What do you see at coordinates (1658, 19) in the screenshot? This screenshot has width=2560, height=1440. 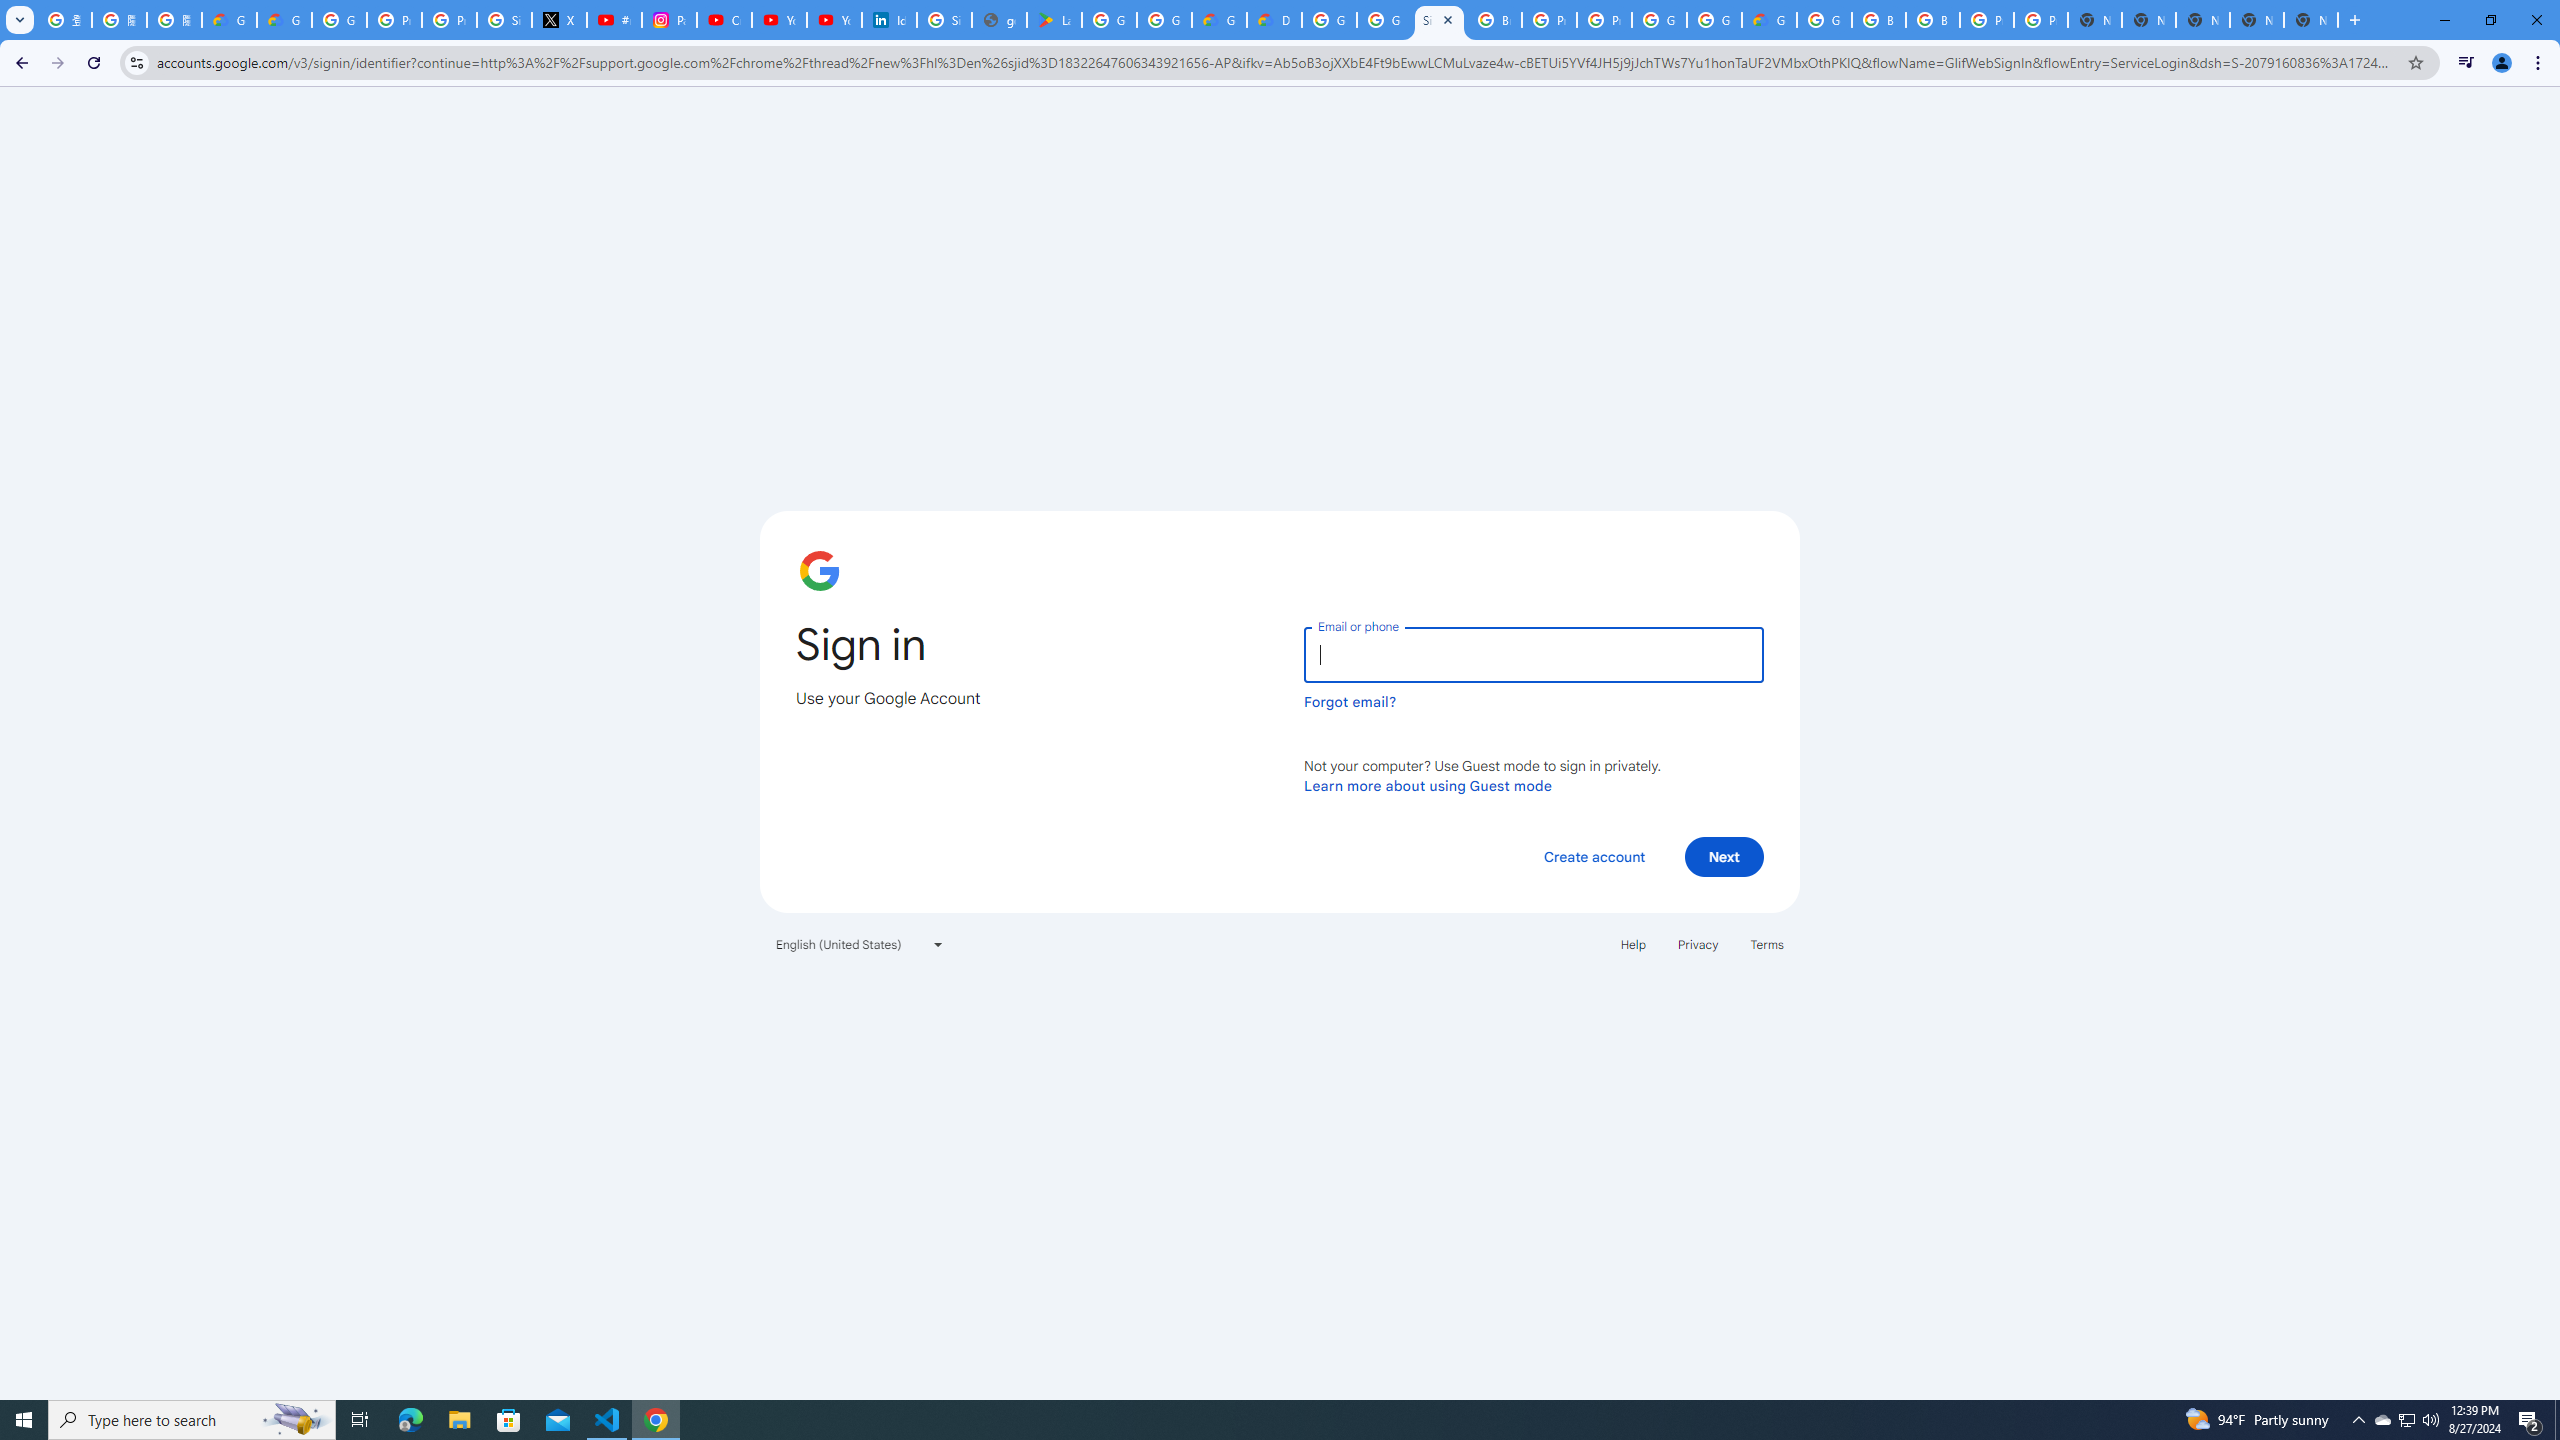 I see `'Google Cloud Platform'` at bounding box center [1658, 19].